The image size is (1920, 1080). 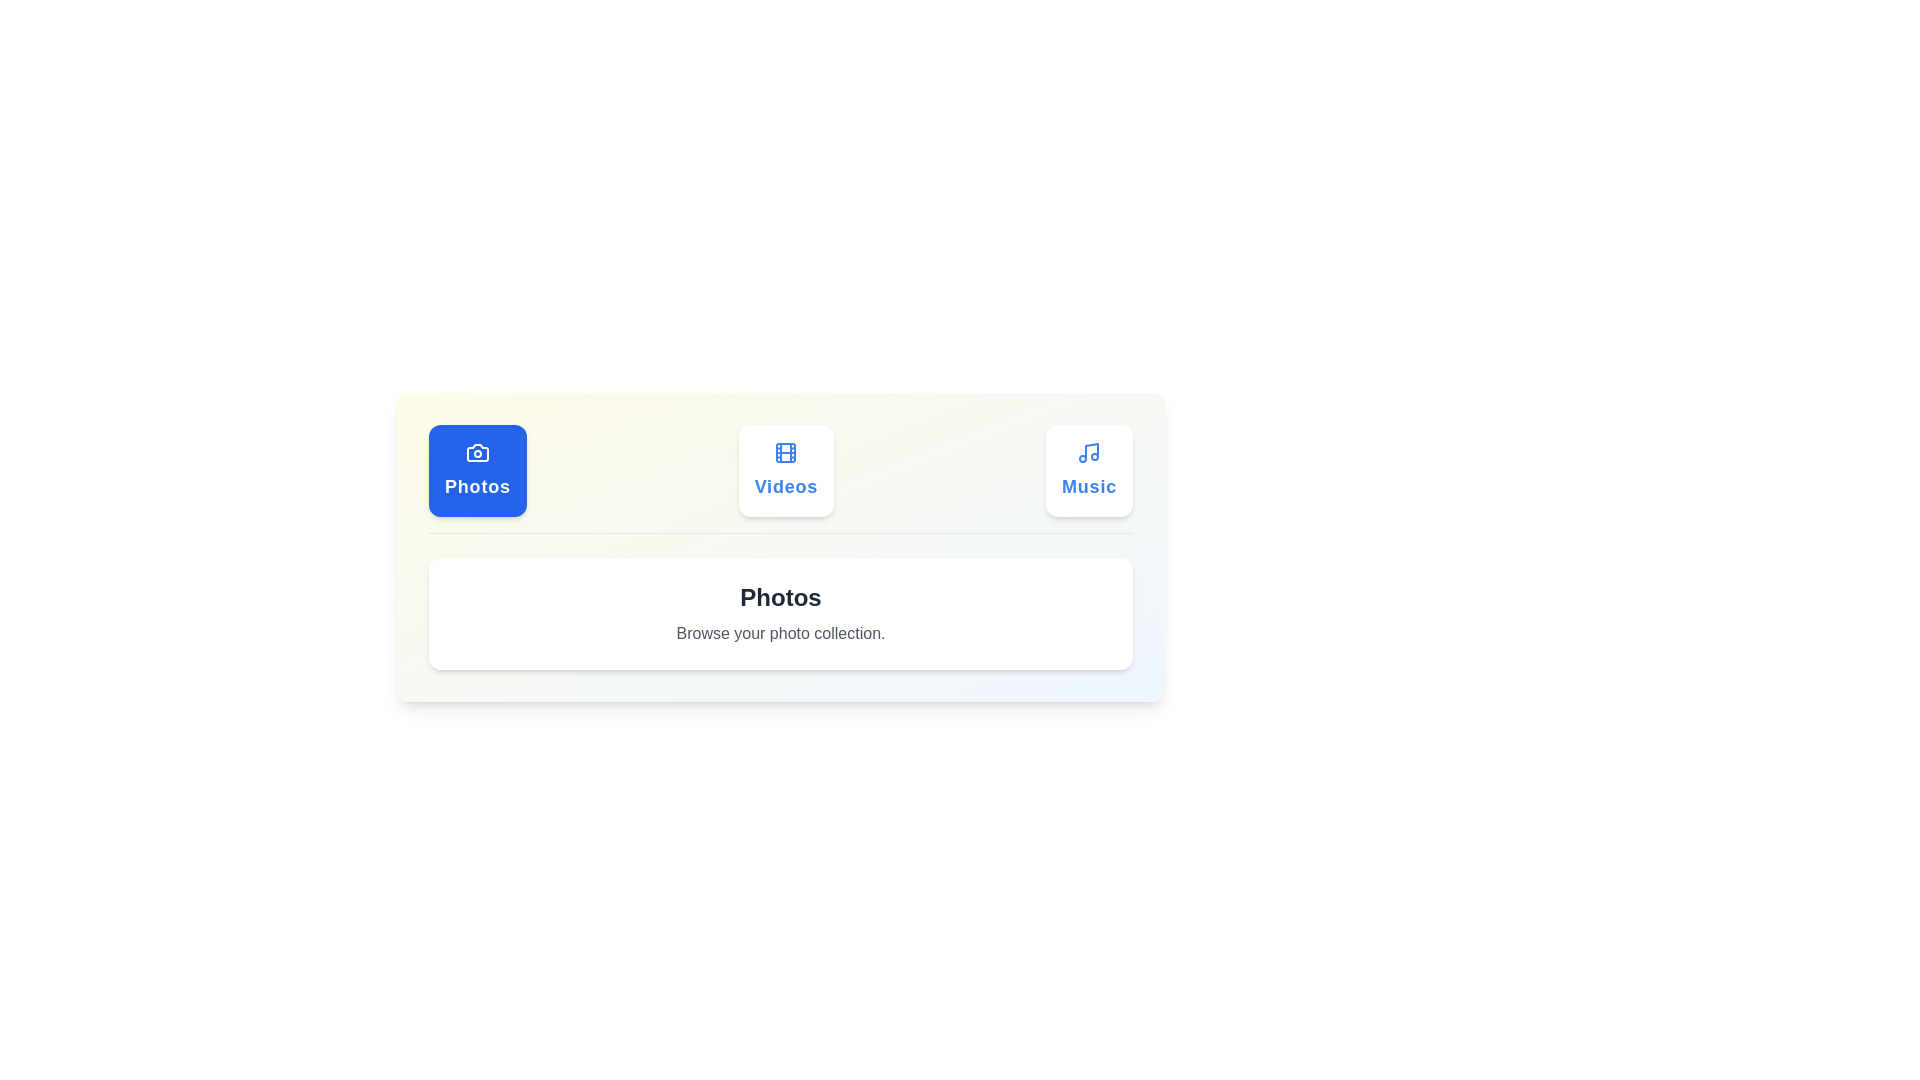 I want to click on the Photos tab to observe its content, so click(x=475, y=470).